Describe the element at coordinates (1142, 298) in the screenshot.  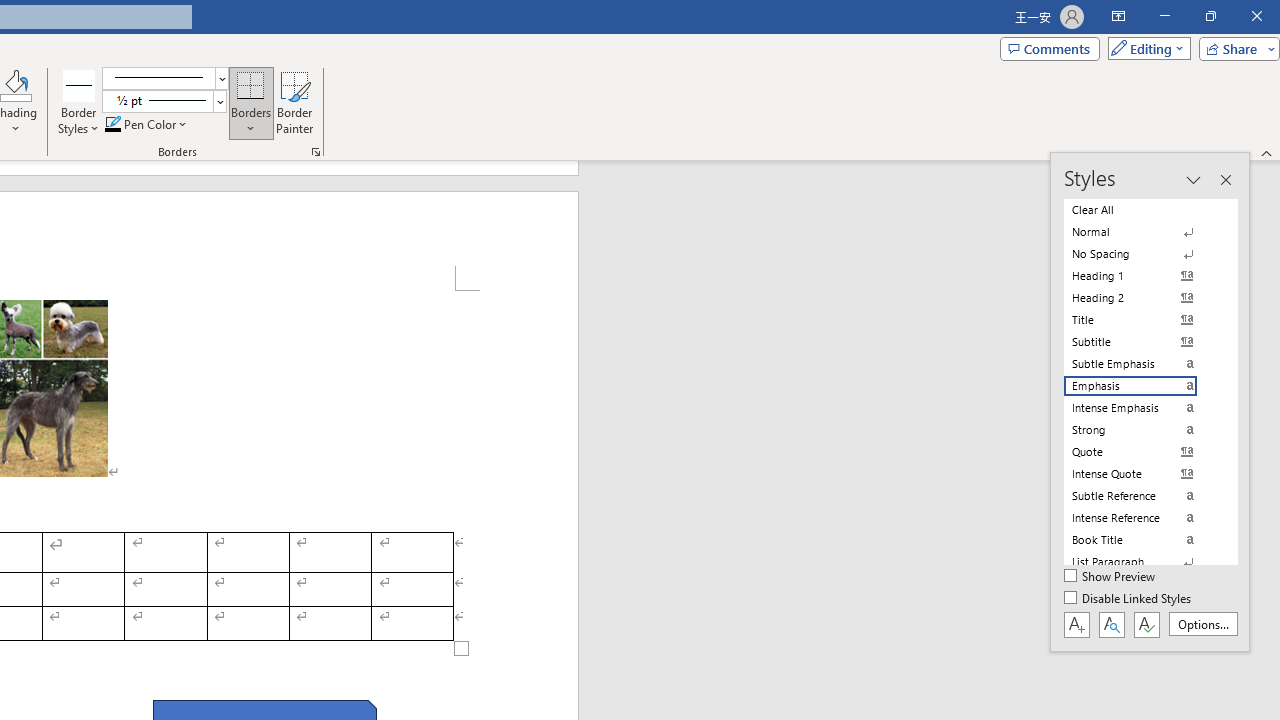
I see `'Heading 2'` at that location.